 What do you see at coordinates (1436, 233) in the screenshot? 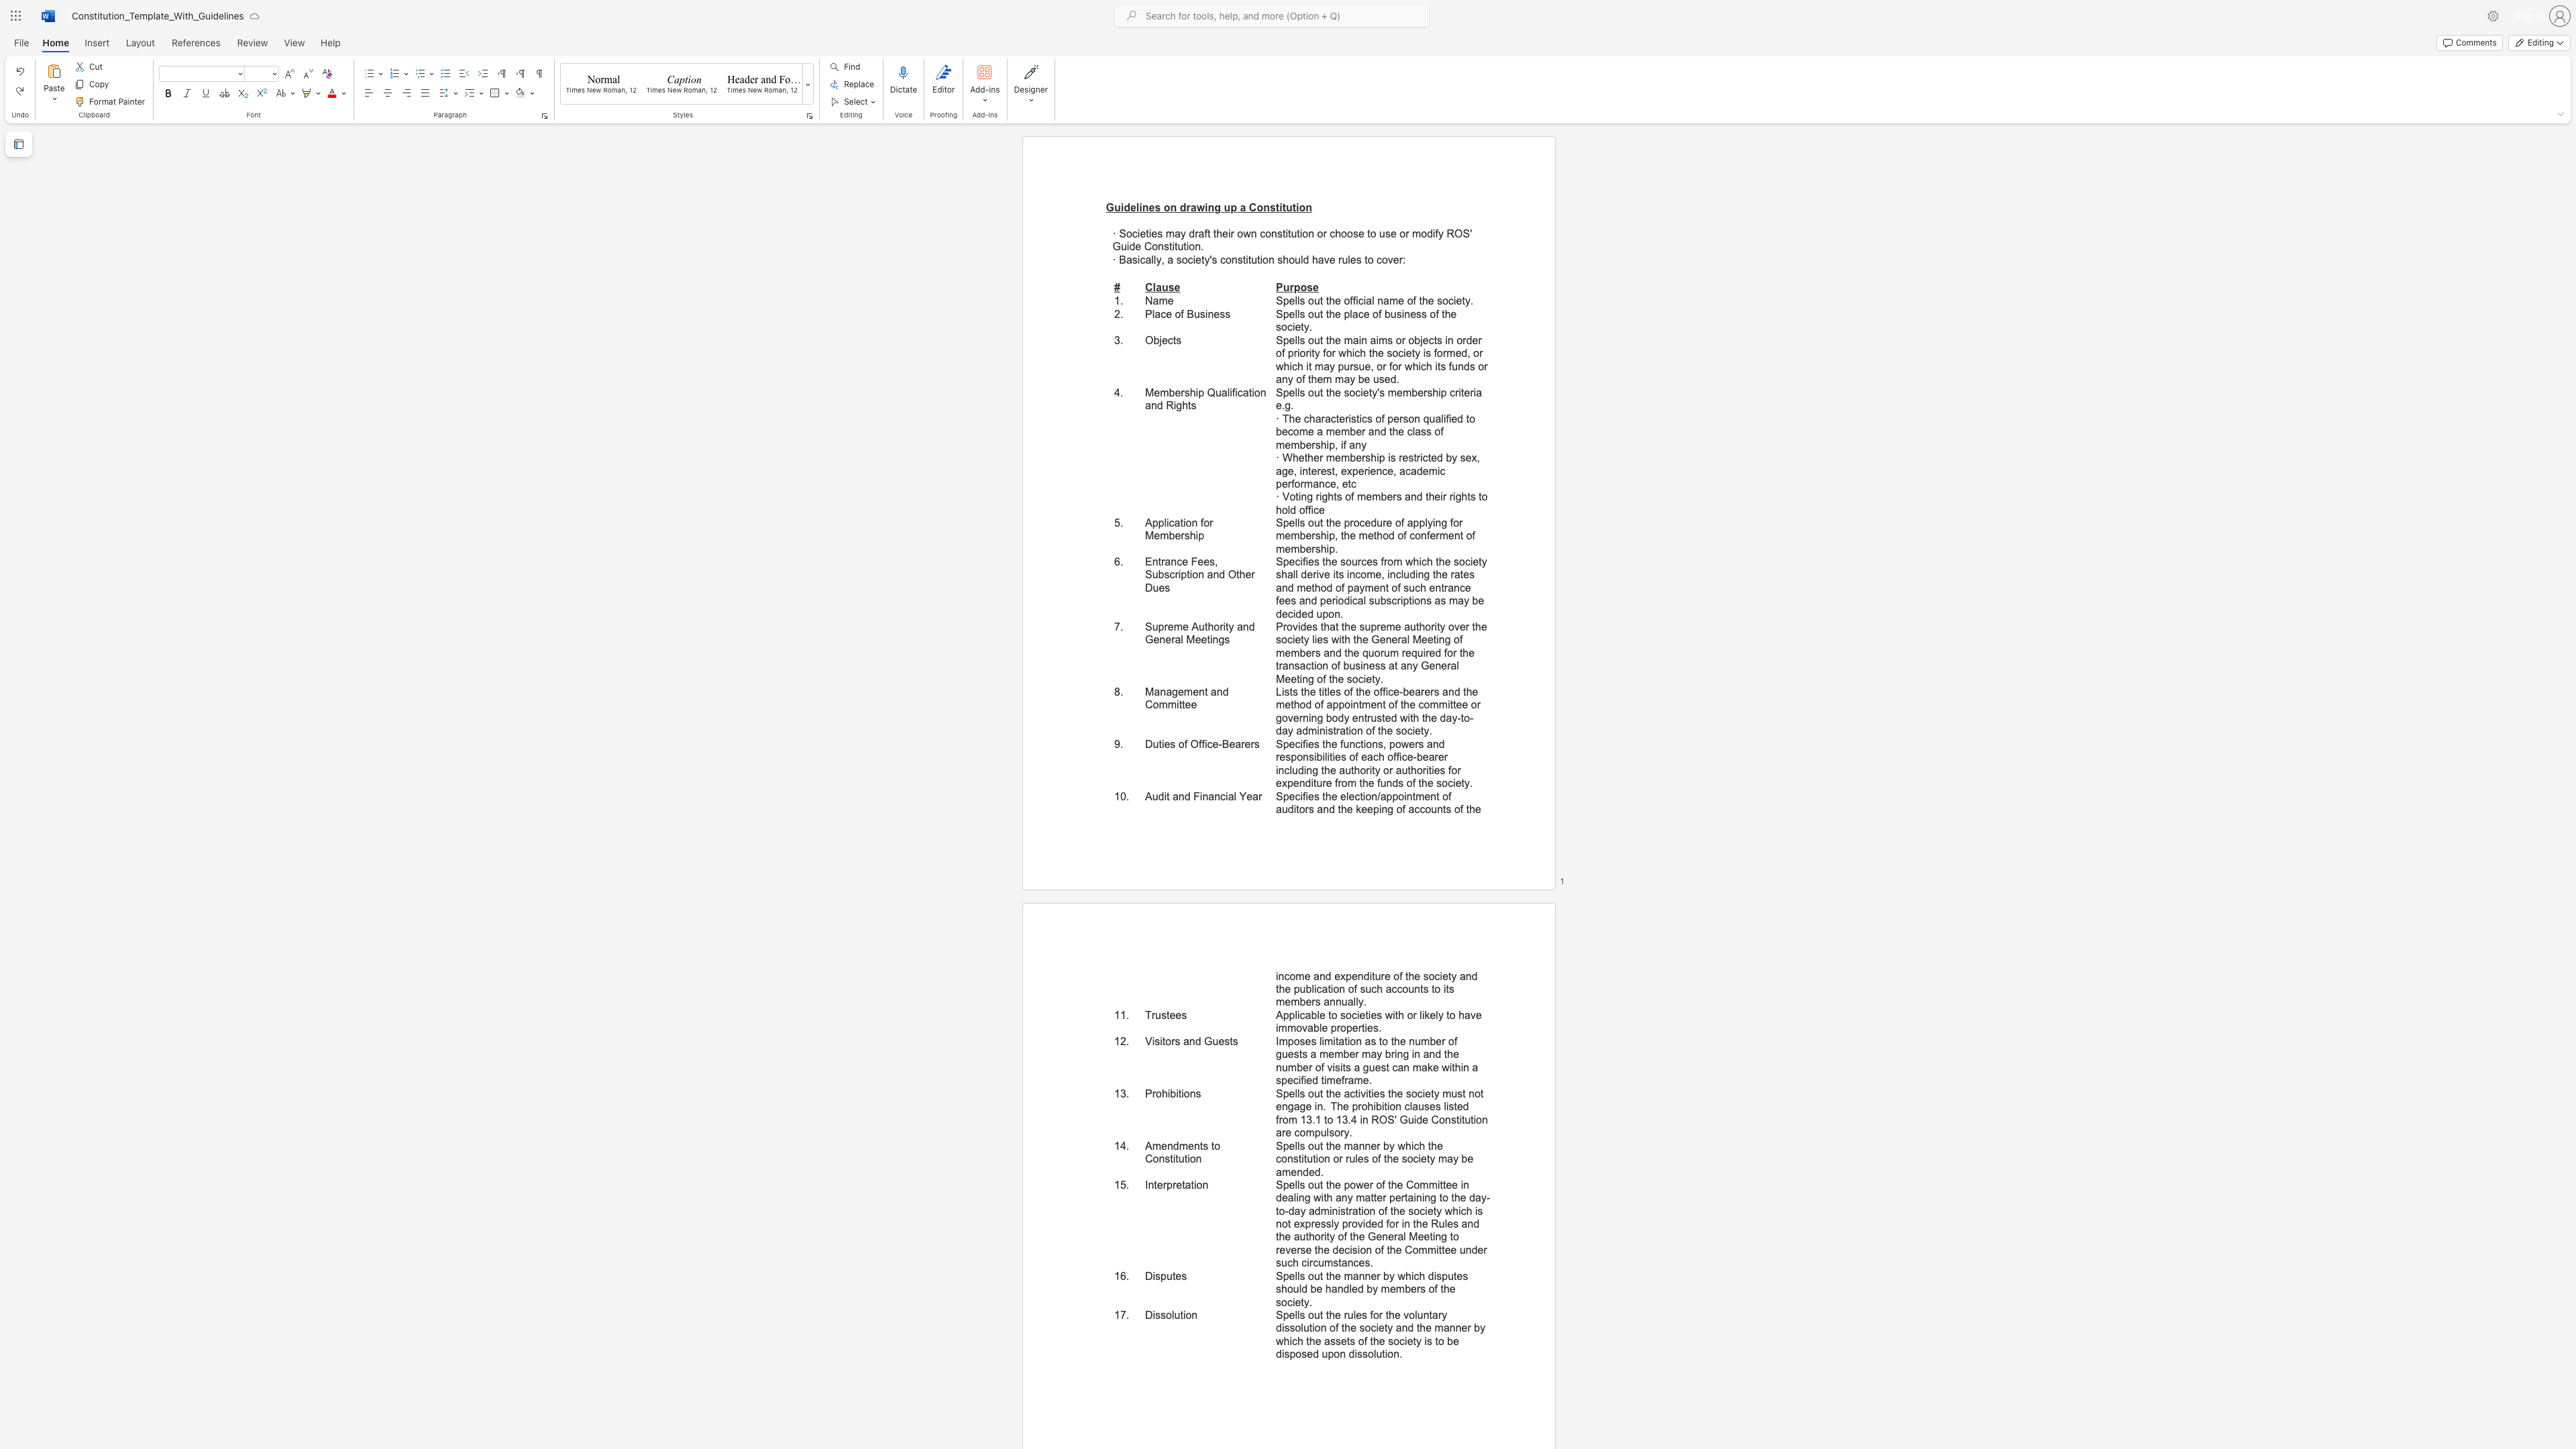
I see `the 2th character "f" in the text` at bounding box center [1436, 233].